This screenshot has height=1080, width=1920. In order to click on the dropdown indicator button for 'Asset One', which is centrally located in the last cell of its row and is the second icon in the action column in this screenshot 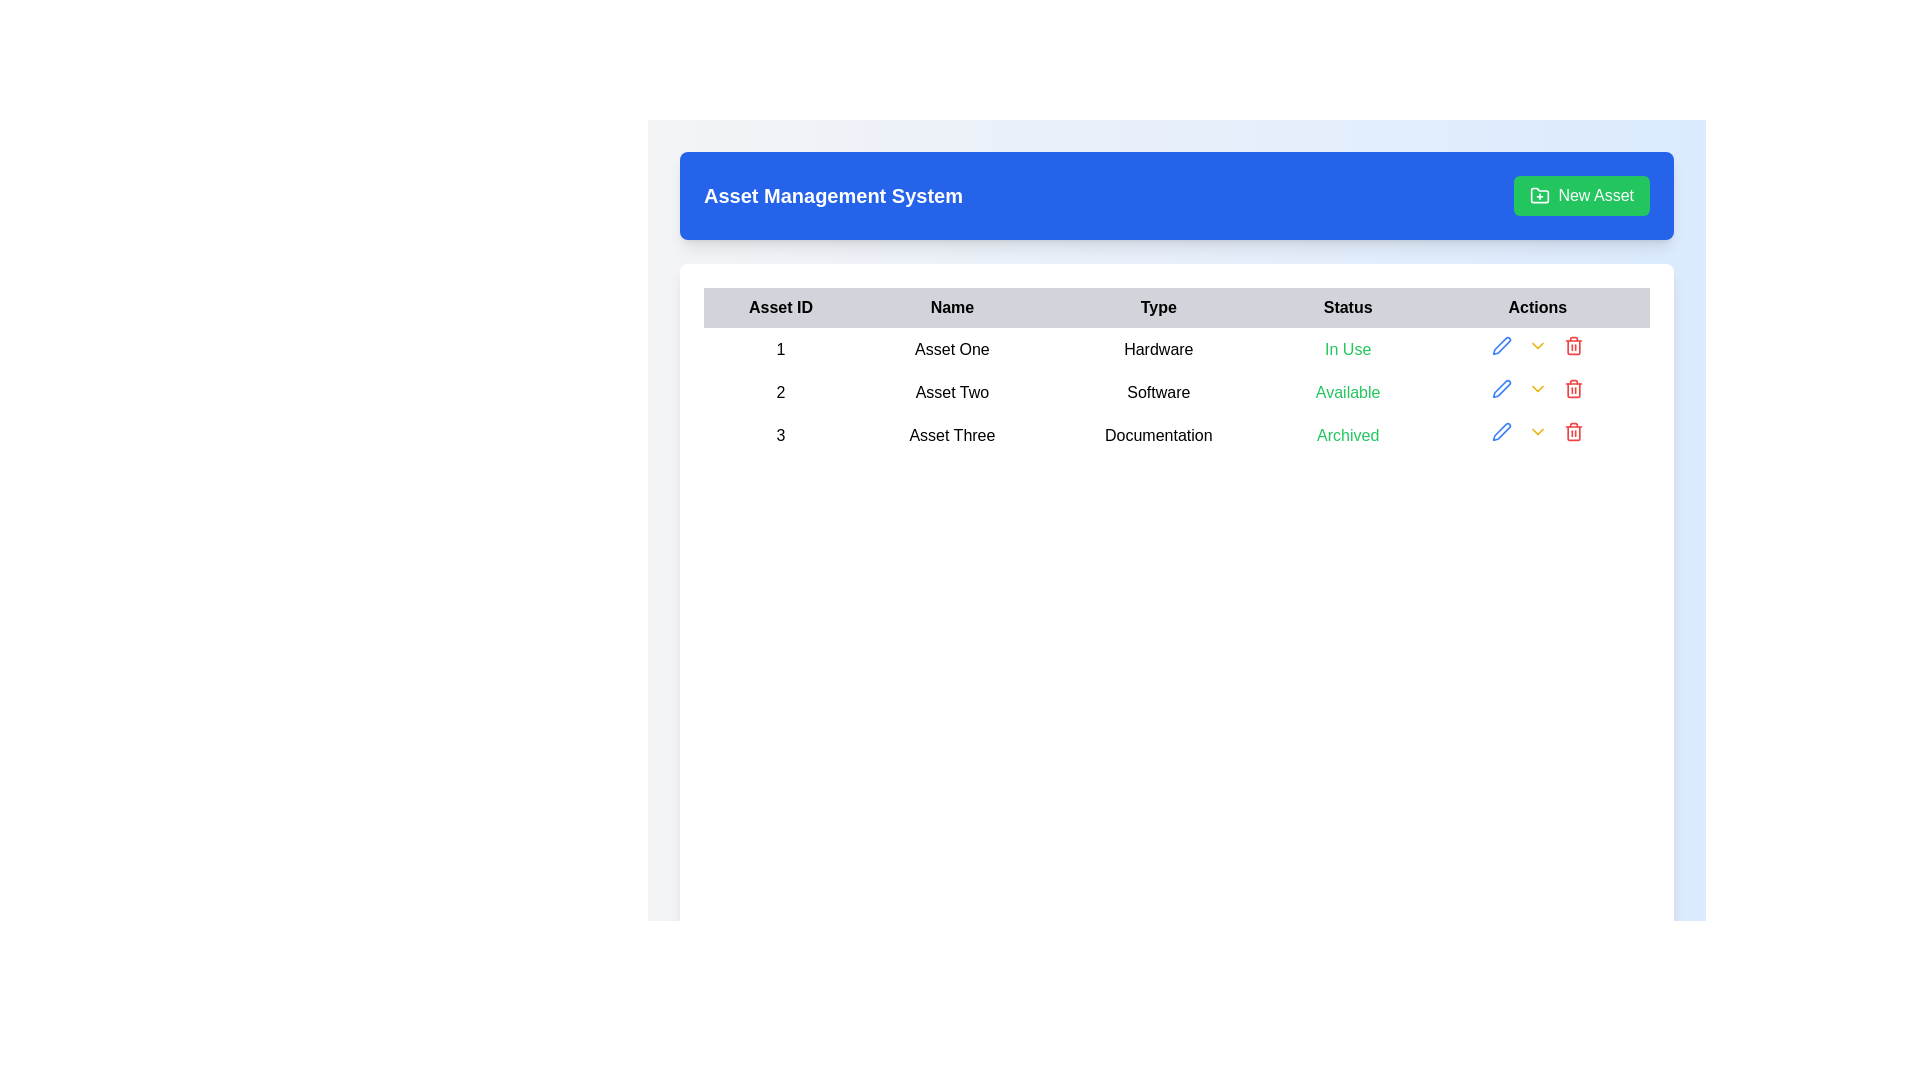, I will do `click(1536, 348)`.